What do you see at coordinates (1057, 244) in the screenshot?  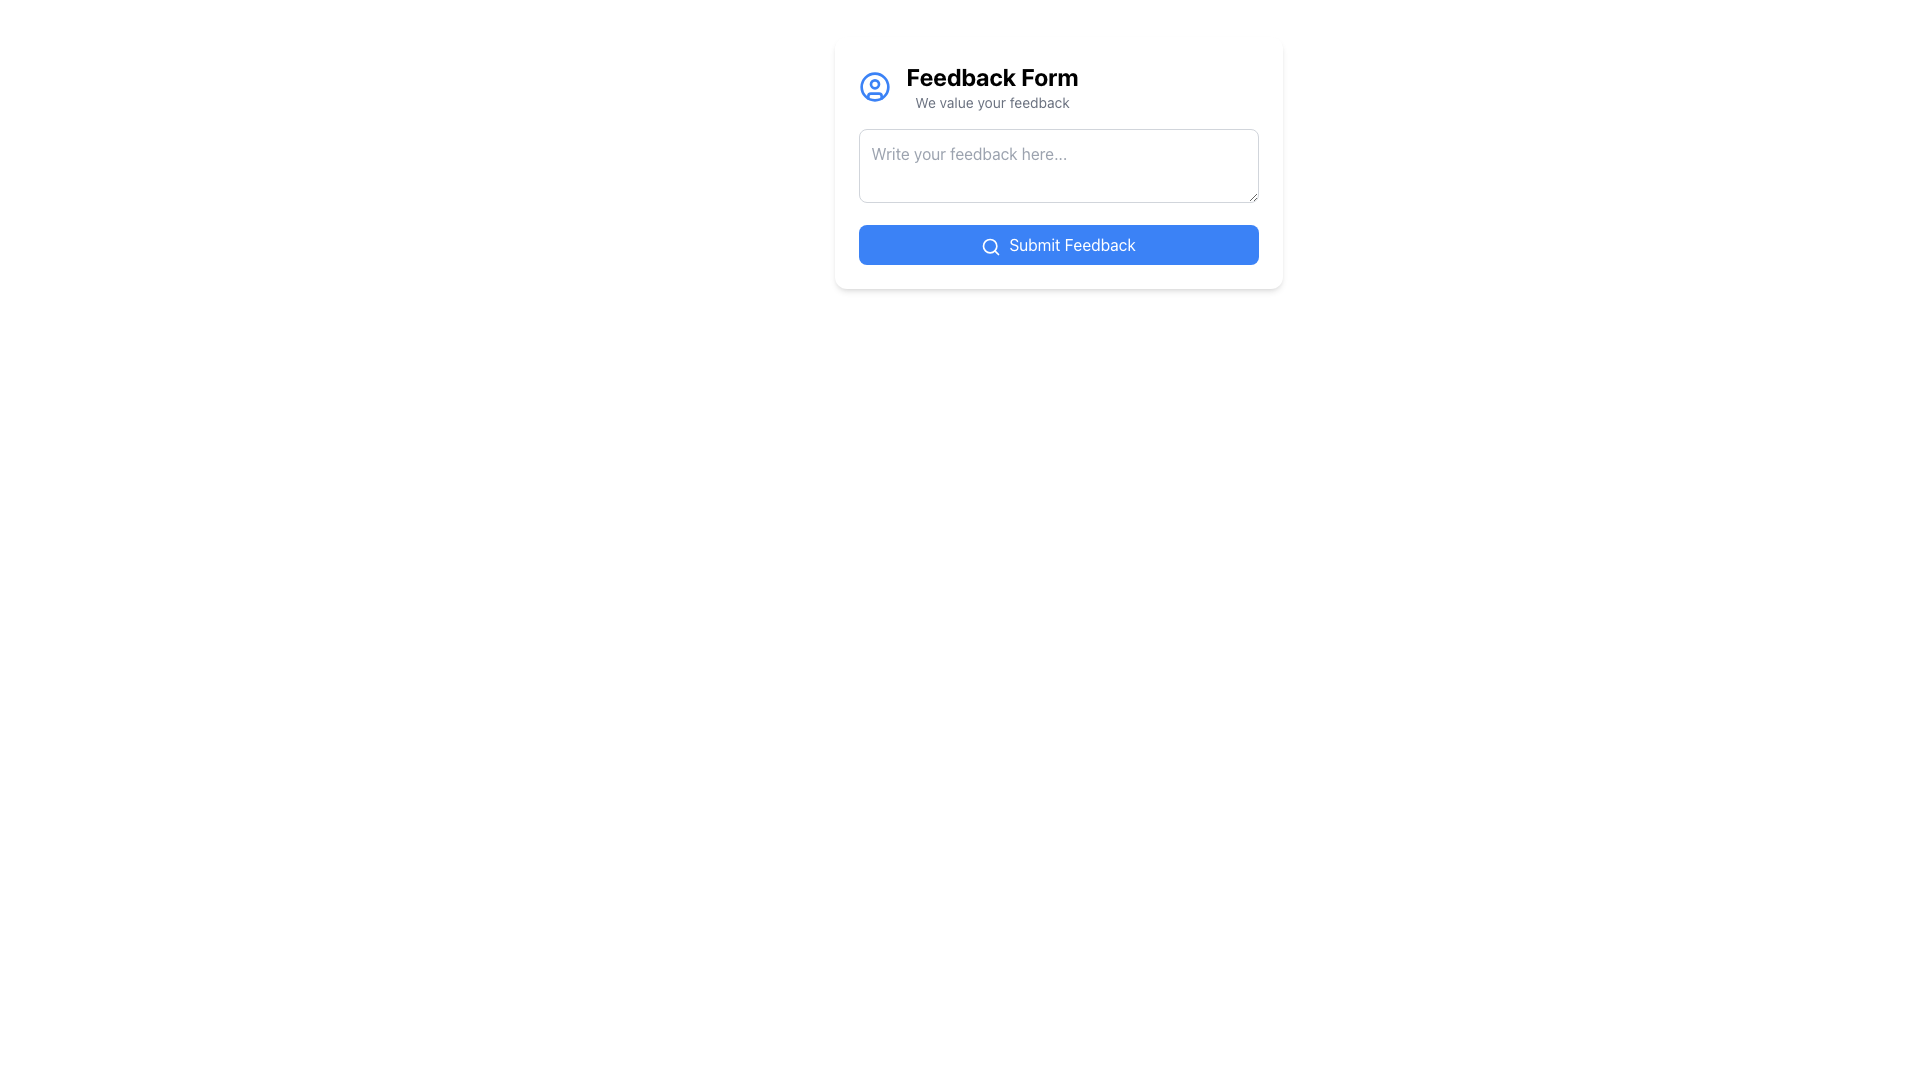 I see `the rectangular blue button labeled 'Submit Feedback'` at bounding box center [1057, 244].